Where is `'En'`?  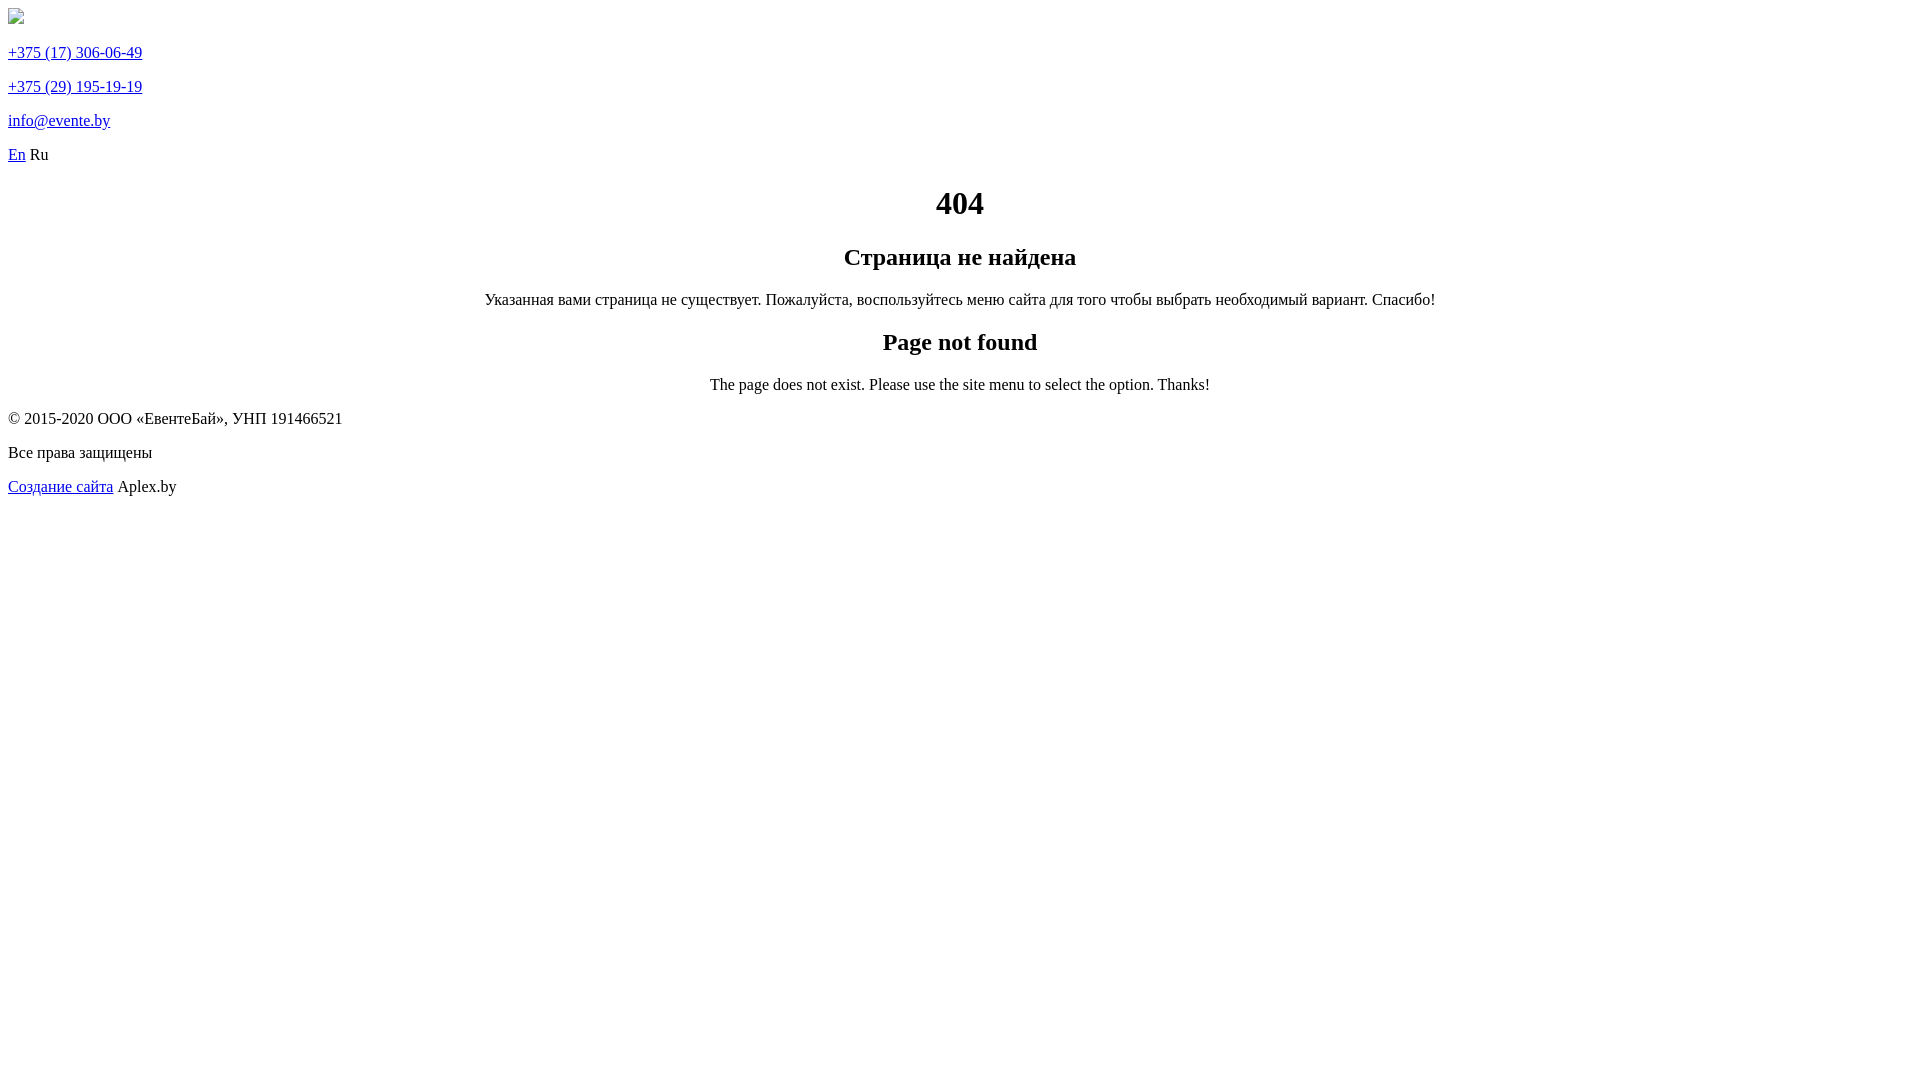 'En' is located at coordinates (17, 153).